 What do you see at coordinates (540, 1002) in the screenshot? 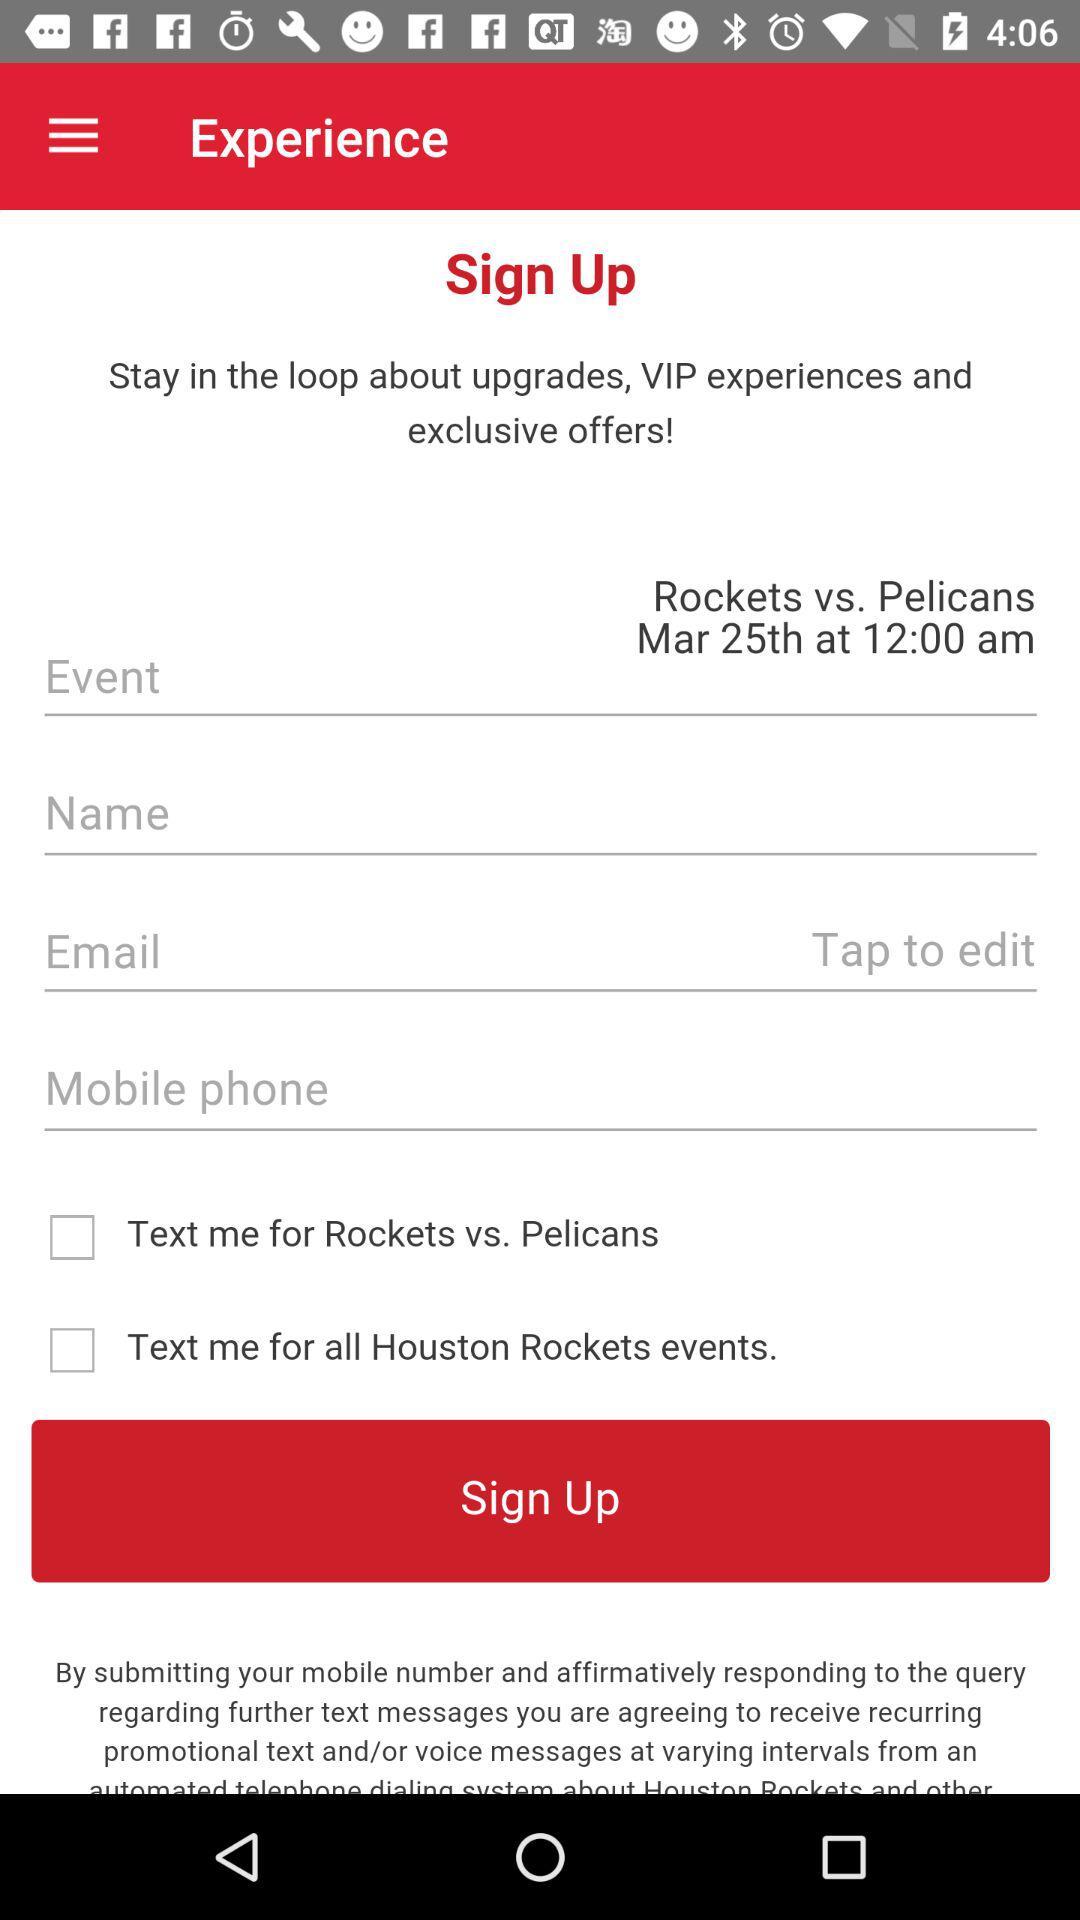
I see `description` at bounding box center [540, 1002].